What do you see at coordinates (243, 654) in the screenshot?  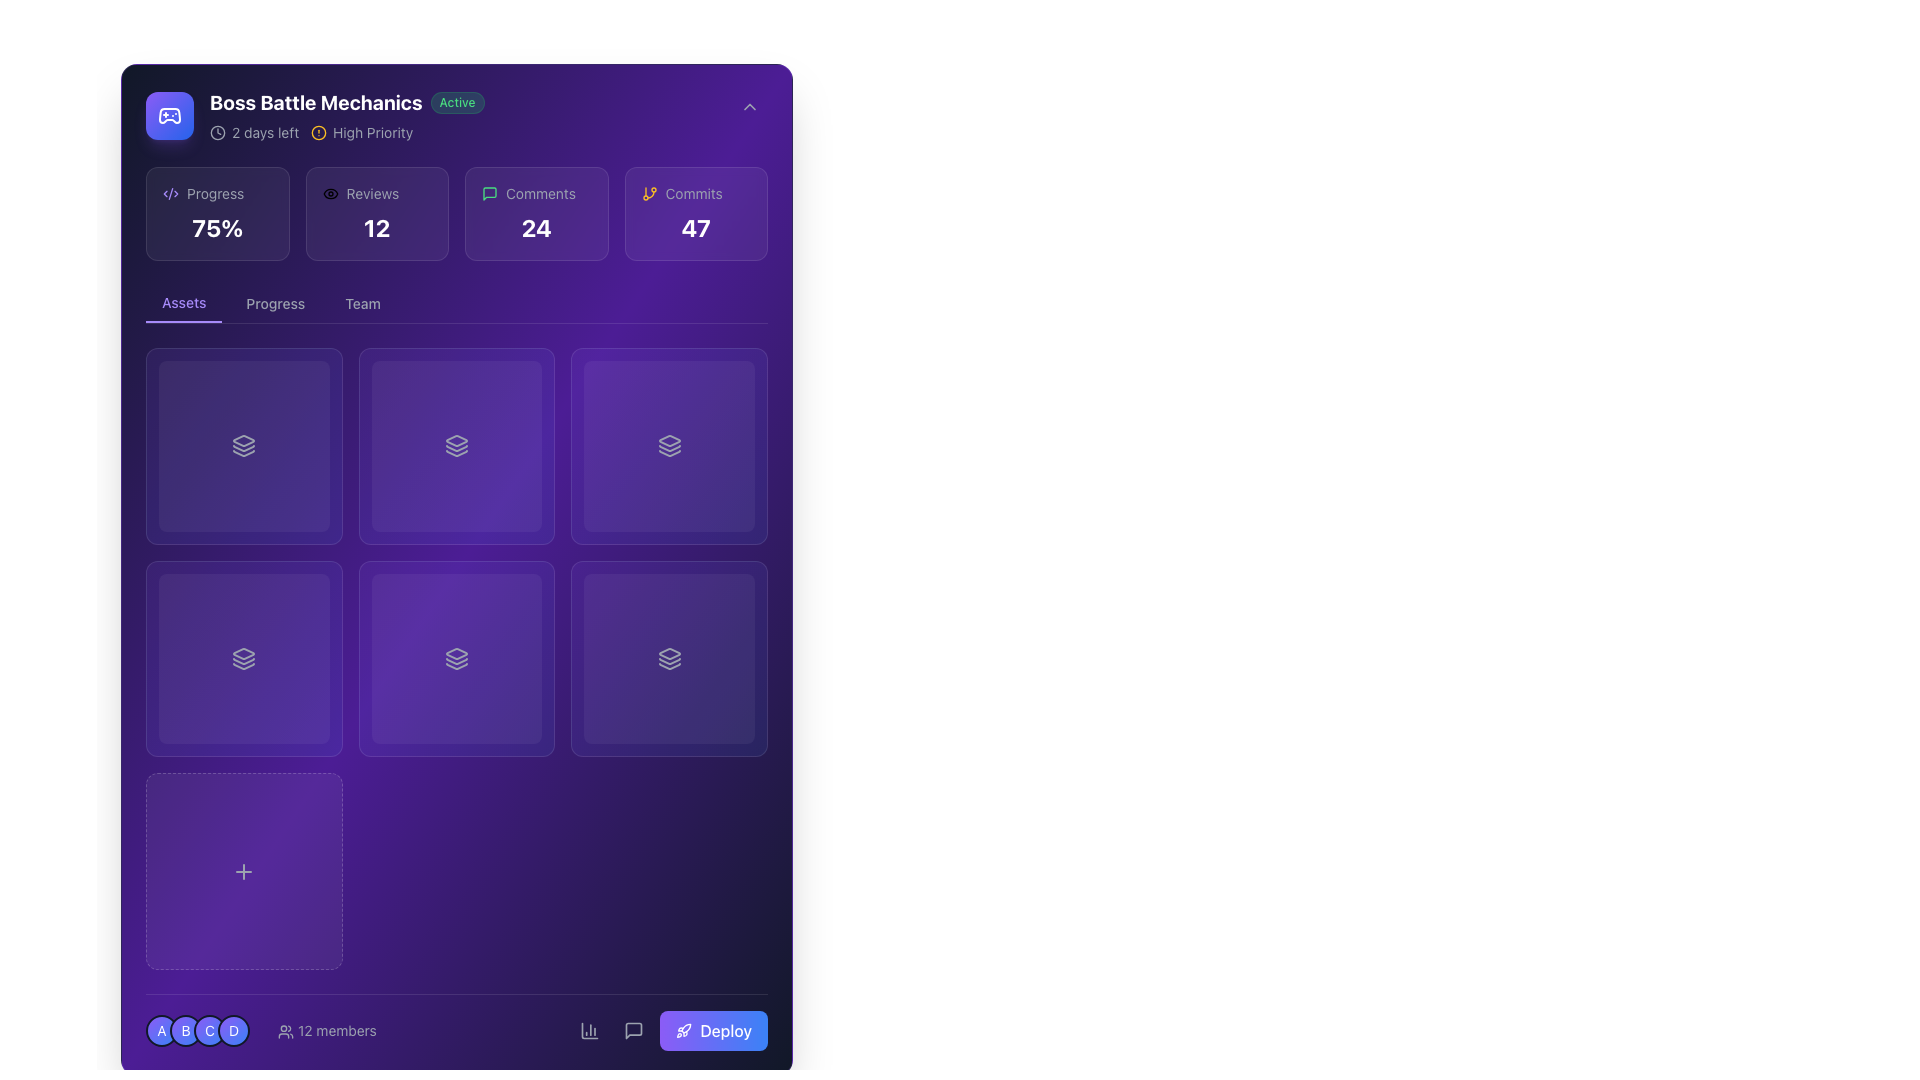 I see `the representation of the top icon in the layered stack within the 'Assets' tab, which signifies grouped or related content` at bounding box center [243, 654].